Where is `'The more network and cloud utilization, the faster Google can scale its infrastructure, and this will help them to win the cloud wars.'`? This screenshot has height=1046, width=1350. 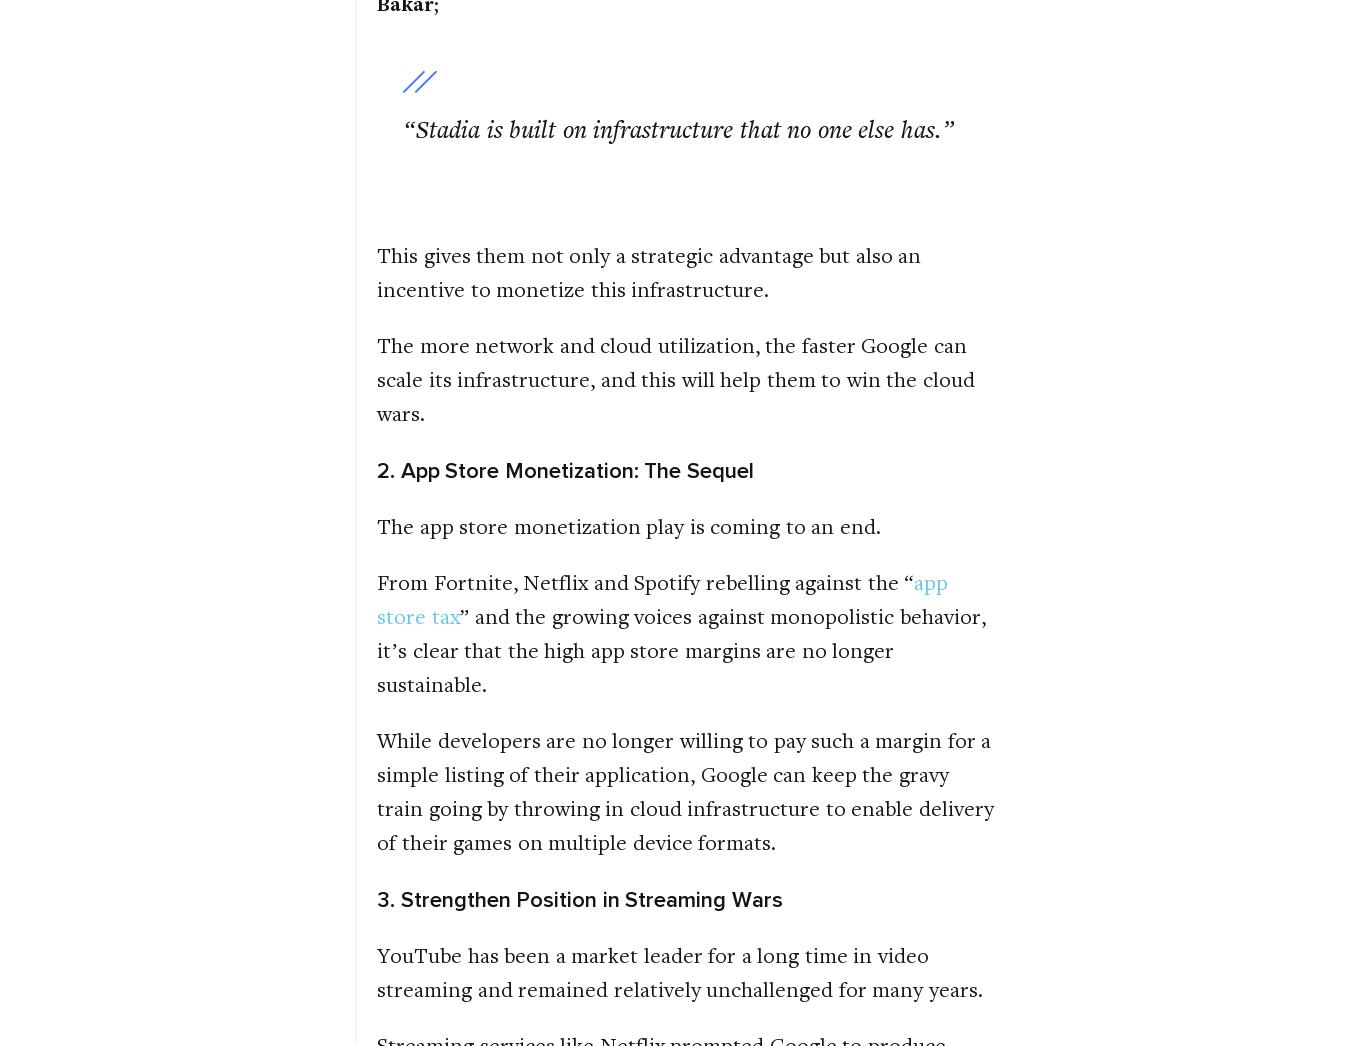 'The more network and cloud utilization, the faster Google can scale its infrastructure, and this will help them to win the cloud wars.' is located at coordinates (675, 378).